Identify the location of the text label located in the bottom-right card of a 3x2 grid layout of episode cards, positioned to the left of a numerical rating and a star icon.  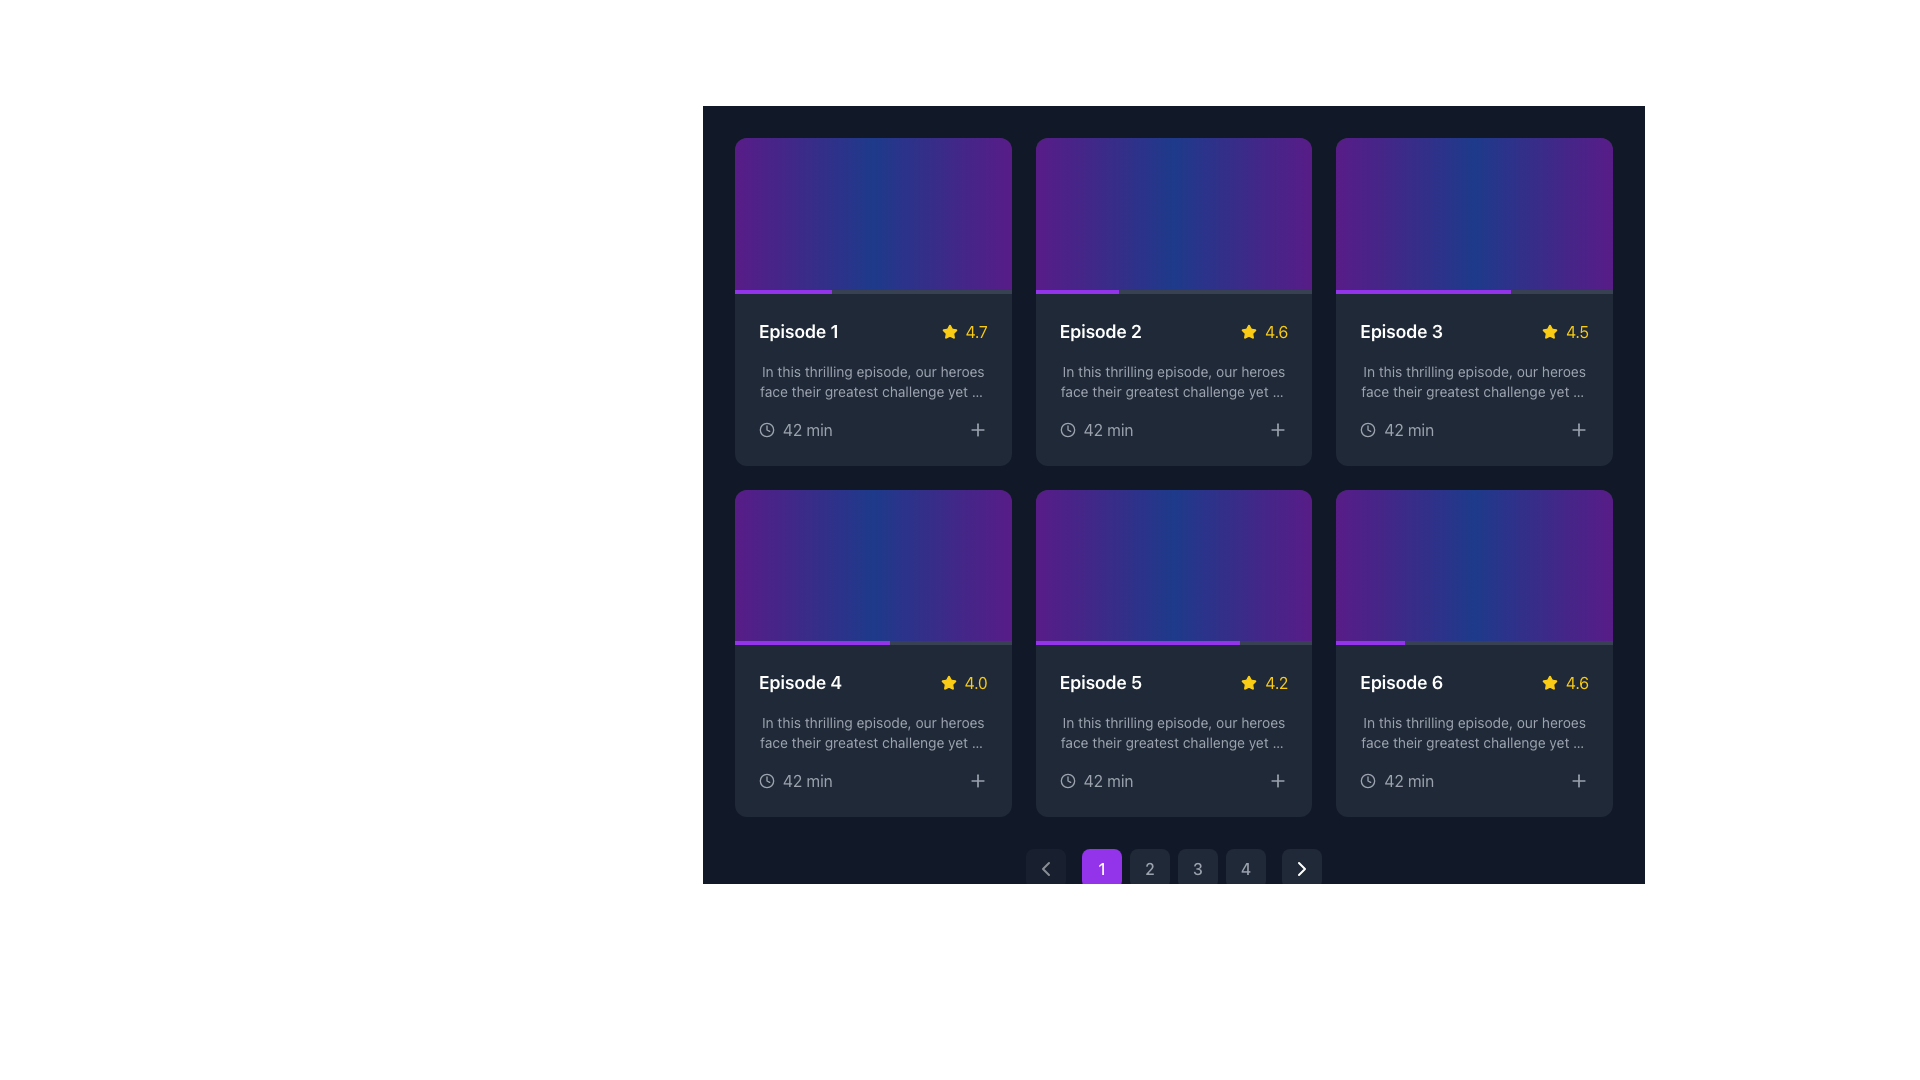
(1400, 682).